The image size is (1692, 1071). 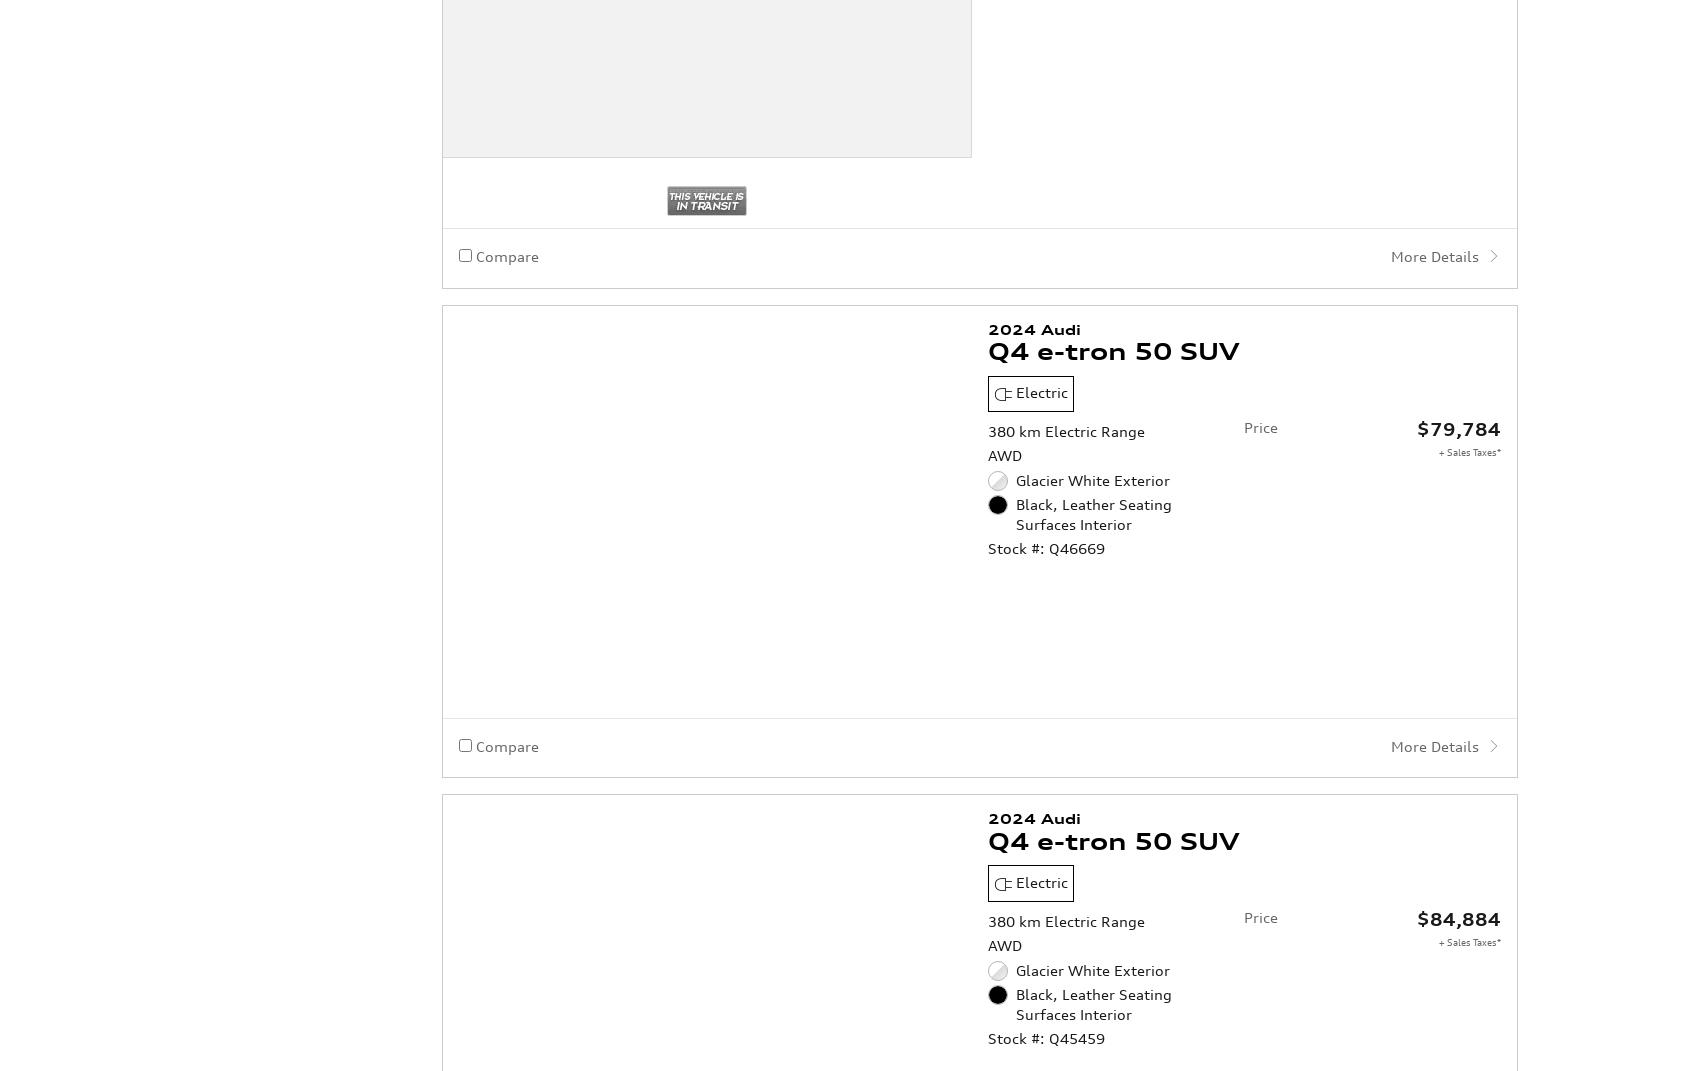 What do you see at coordinates (986, 877) in the screenshot?
I see `'Stock #: Q45459'` at bounding box center [986, 877].